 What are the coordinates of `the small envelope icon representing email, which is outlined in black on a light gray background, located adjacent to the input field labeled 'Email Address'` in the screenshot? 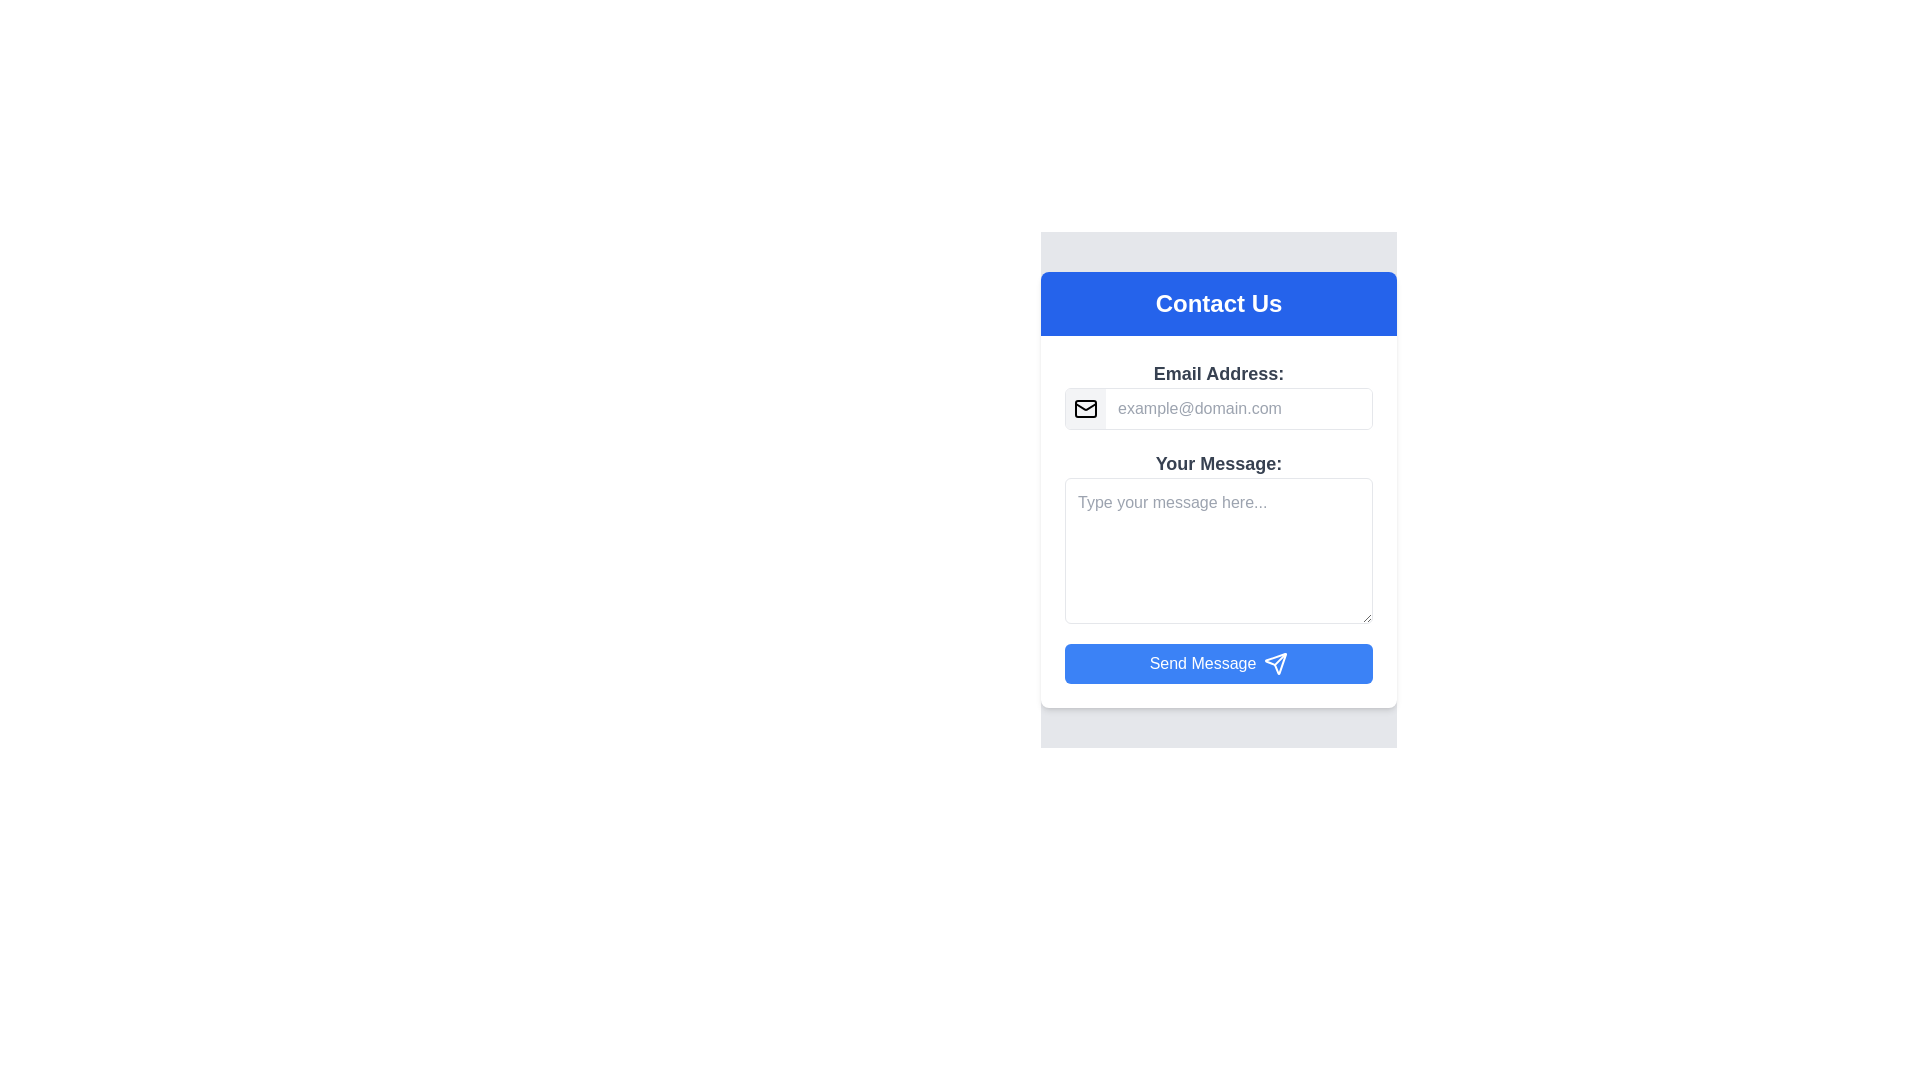 It's located at (1084, 407).